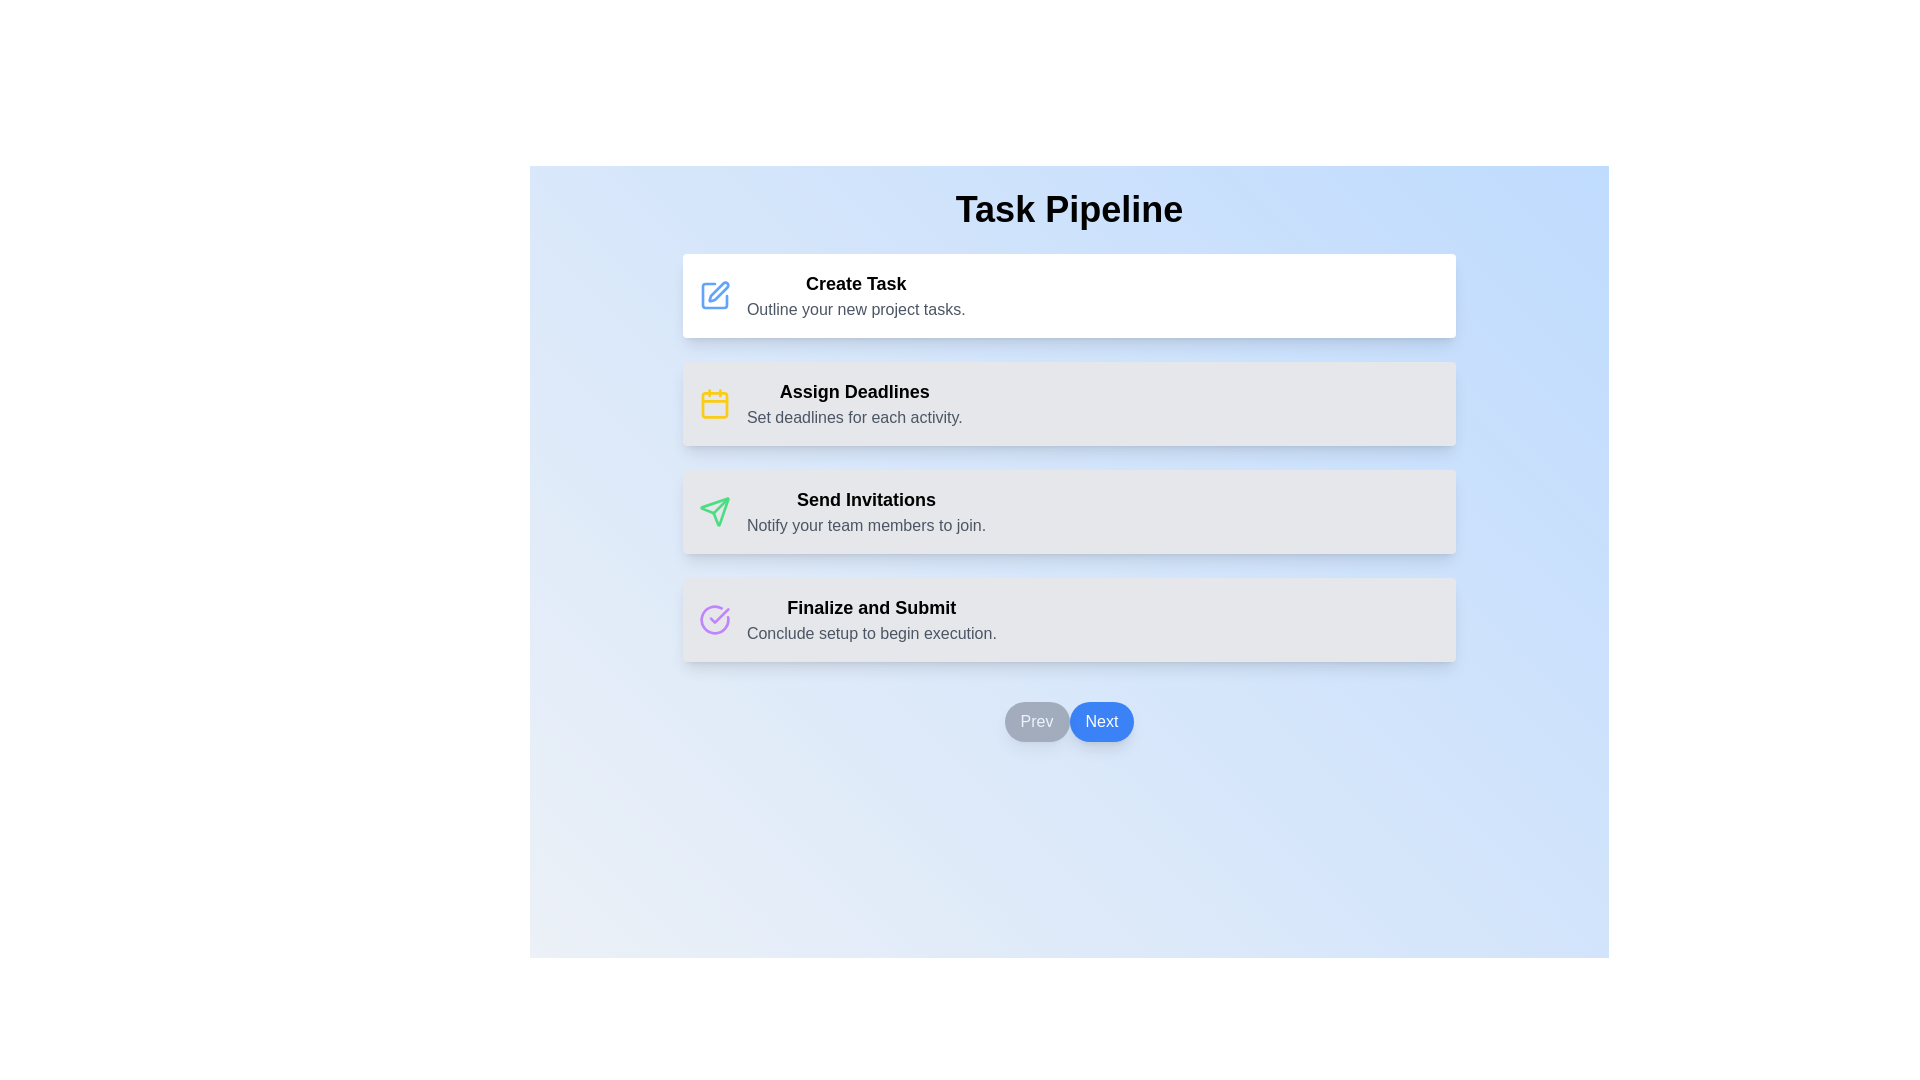 The image size is (1920, 1080). I want to click on the informative text label located below the 'Assign Deadlines' heading in the second panel of the 'Task Pipeline' list, so click(854, 416).